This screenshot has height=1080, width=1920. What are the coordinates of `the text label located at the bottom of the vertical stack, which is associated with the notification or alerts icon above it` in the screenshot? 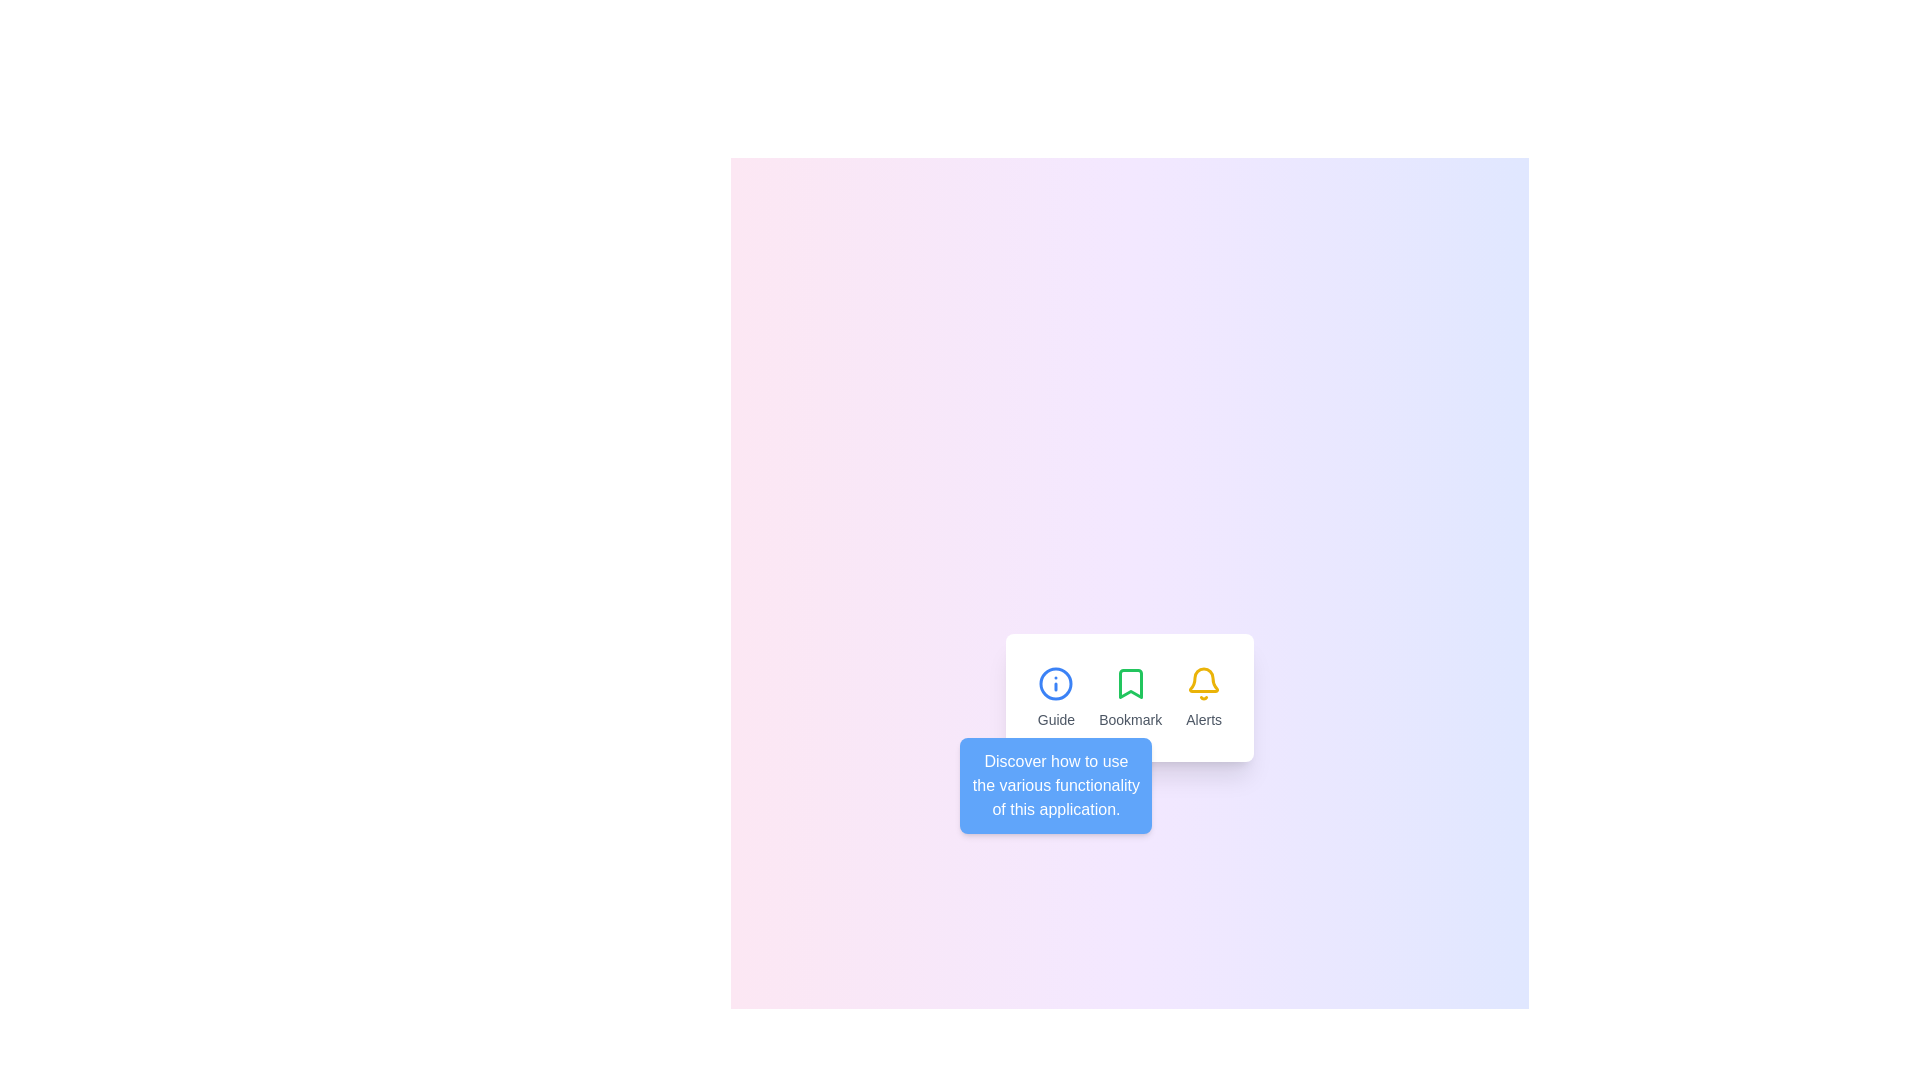 It's located at (1203, 720).